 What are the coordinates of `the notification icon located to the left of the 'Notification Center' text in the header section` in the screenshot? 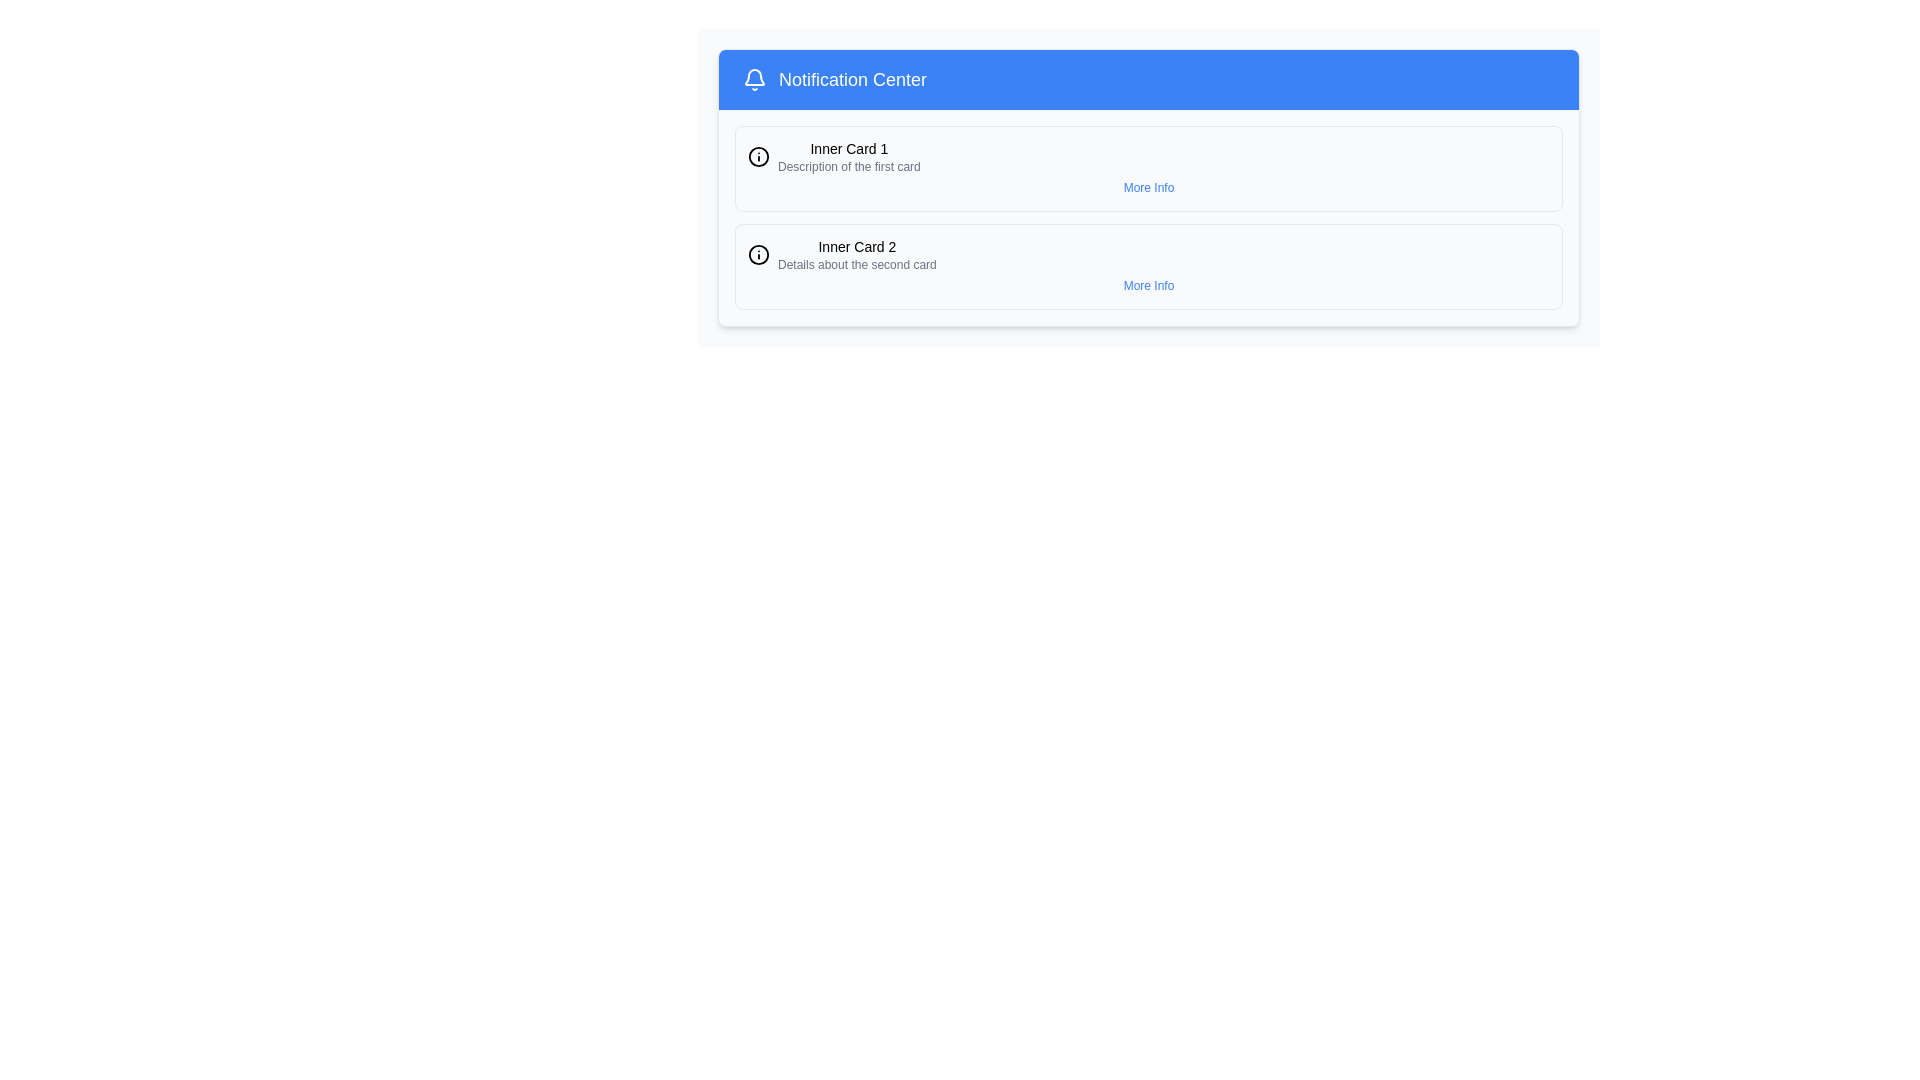 It's located at (753, 76).